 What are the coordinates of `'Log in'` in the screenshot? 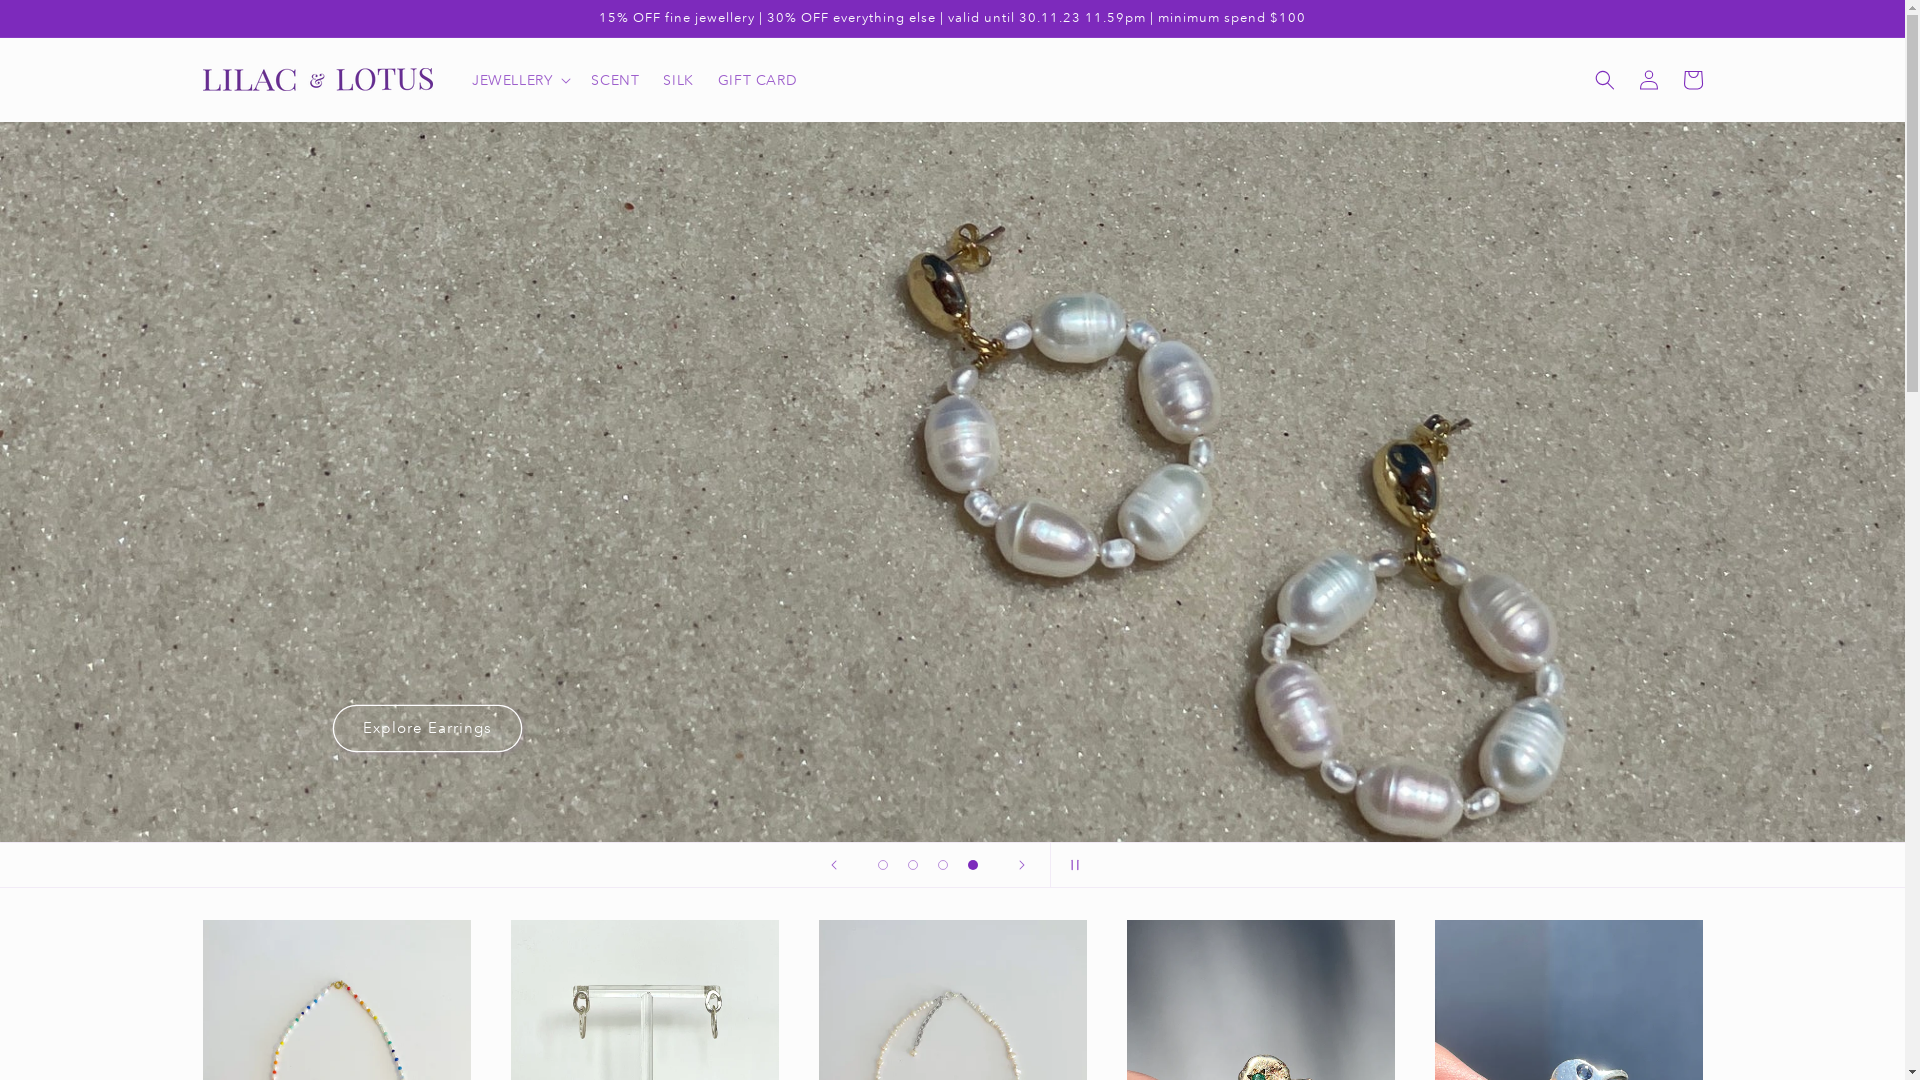 It's located at (1647, 79).